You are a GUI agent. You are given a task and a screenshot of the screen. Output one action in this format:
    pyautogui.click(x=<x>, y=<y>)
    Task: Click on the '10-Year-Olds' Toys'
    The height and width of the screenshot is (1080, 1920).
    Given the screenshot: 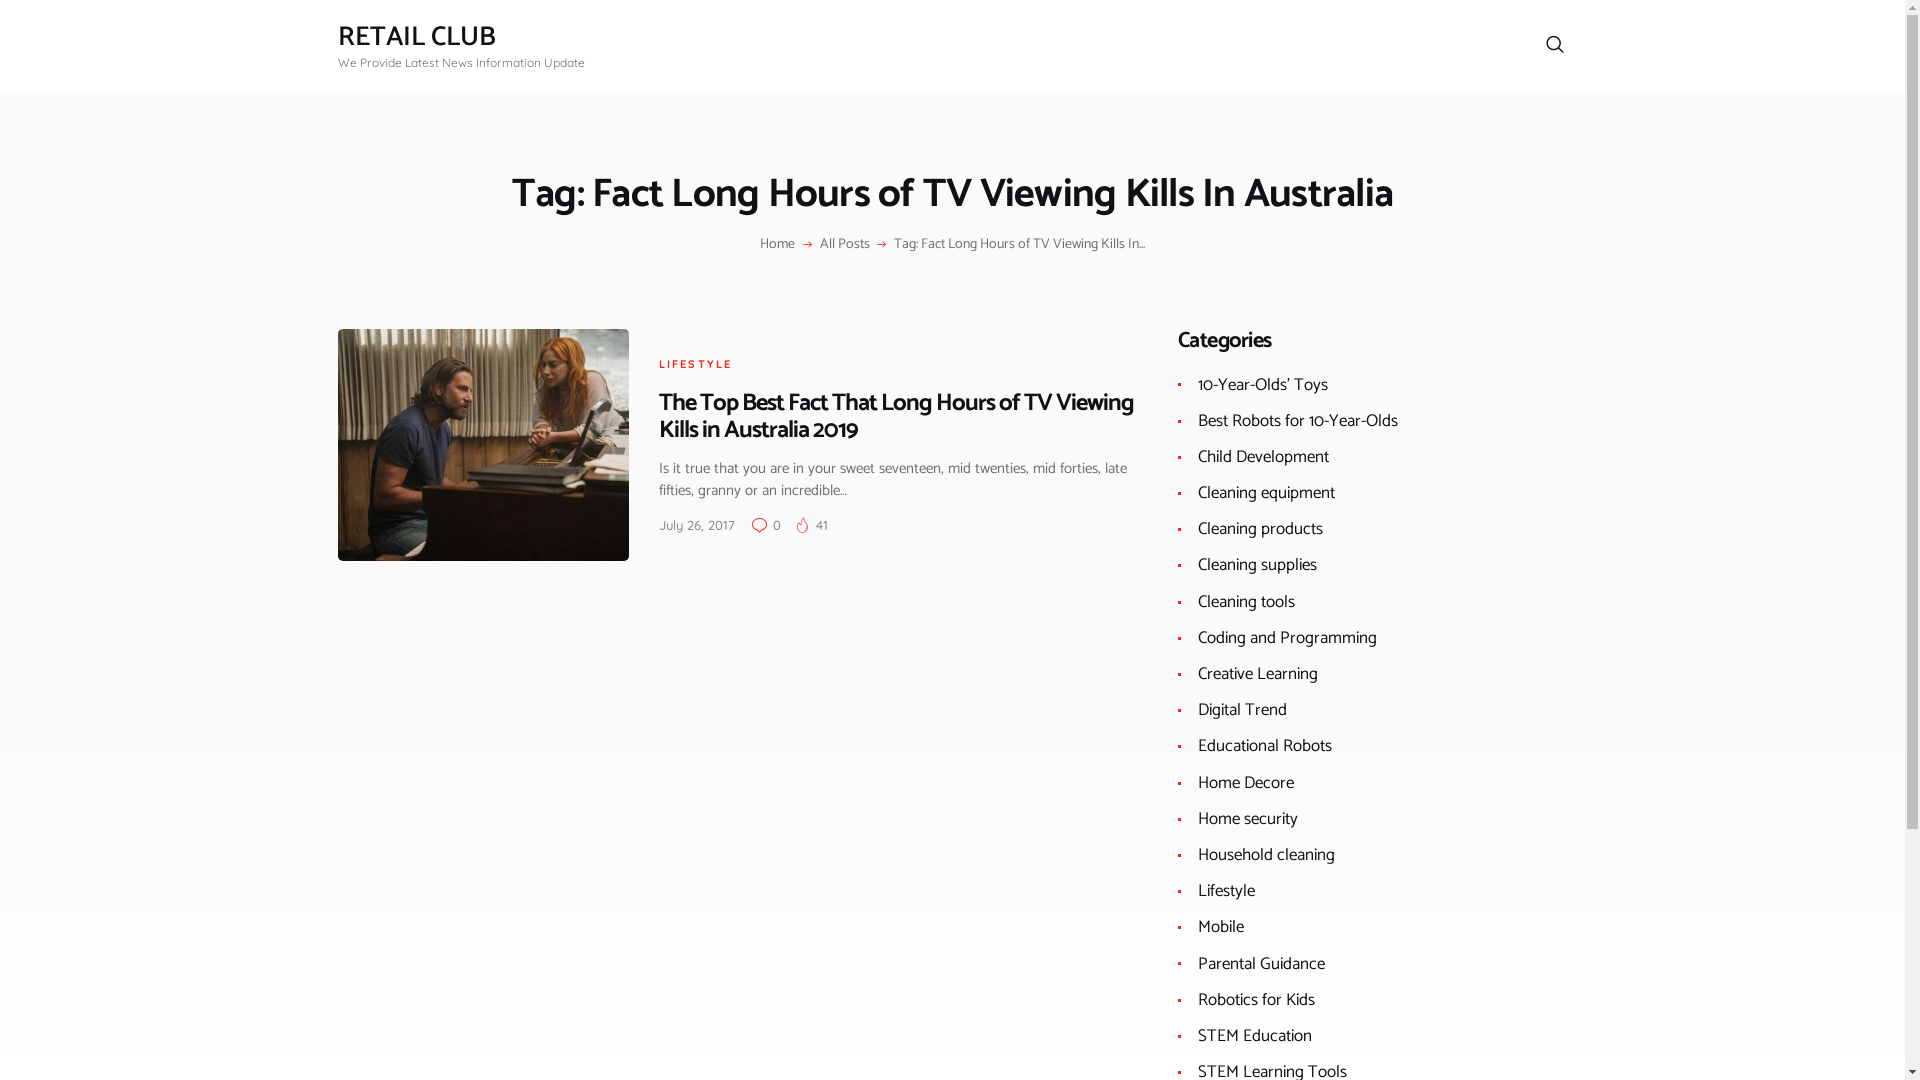 What is the action you would take?
    pyautogui.click(x=1261, y=385)
    